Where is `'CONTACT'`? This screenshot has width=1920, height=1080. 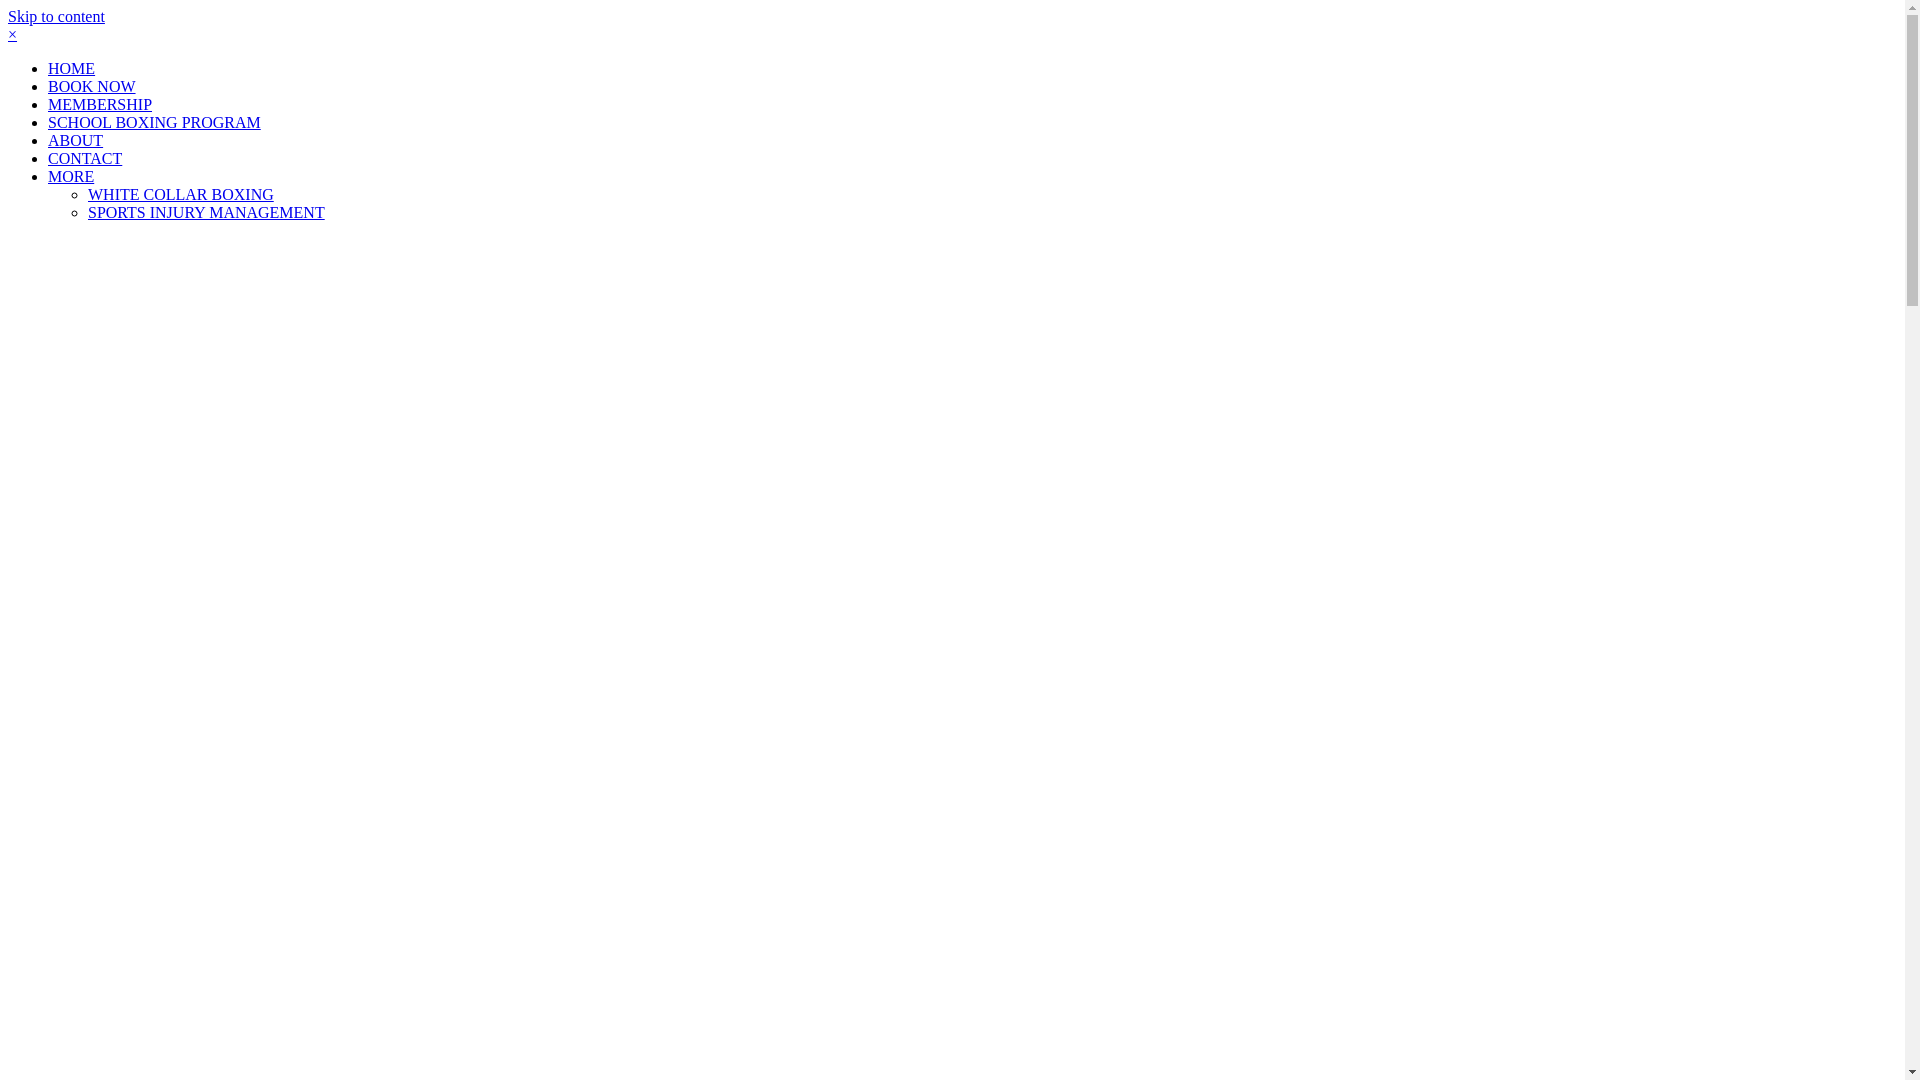
'CONTACT' is located at coordinates (84, 157).